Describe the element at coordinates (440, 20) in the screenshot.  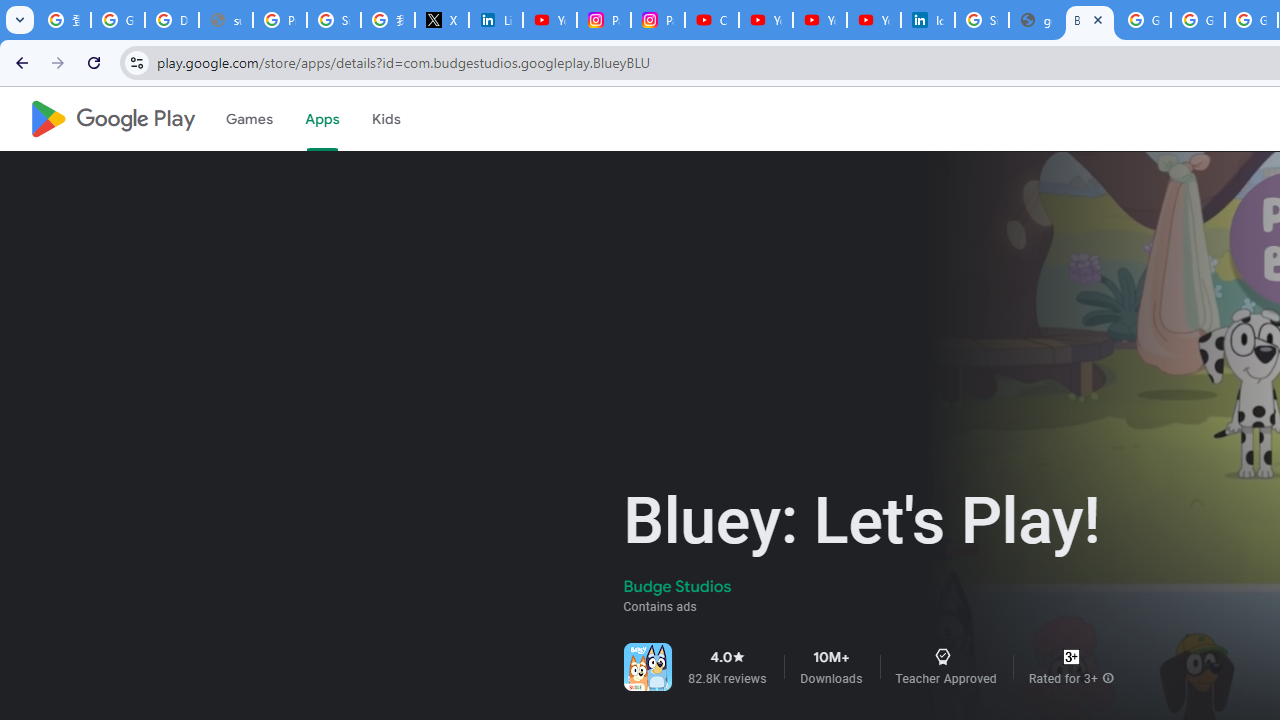
I see `'X'` at that location.